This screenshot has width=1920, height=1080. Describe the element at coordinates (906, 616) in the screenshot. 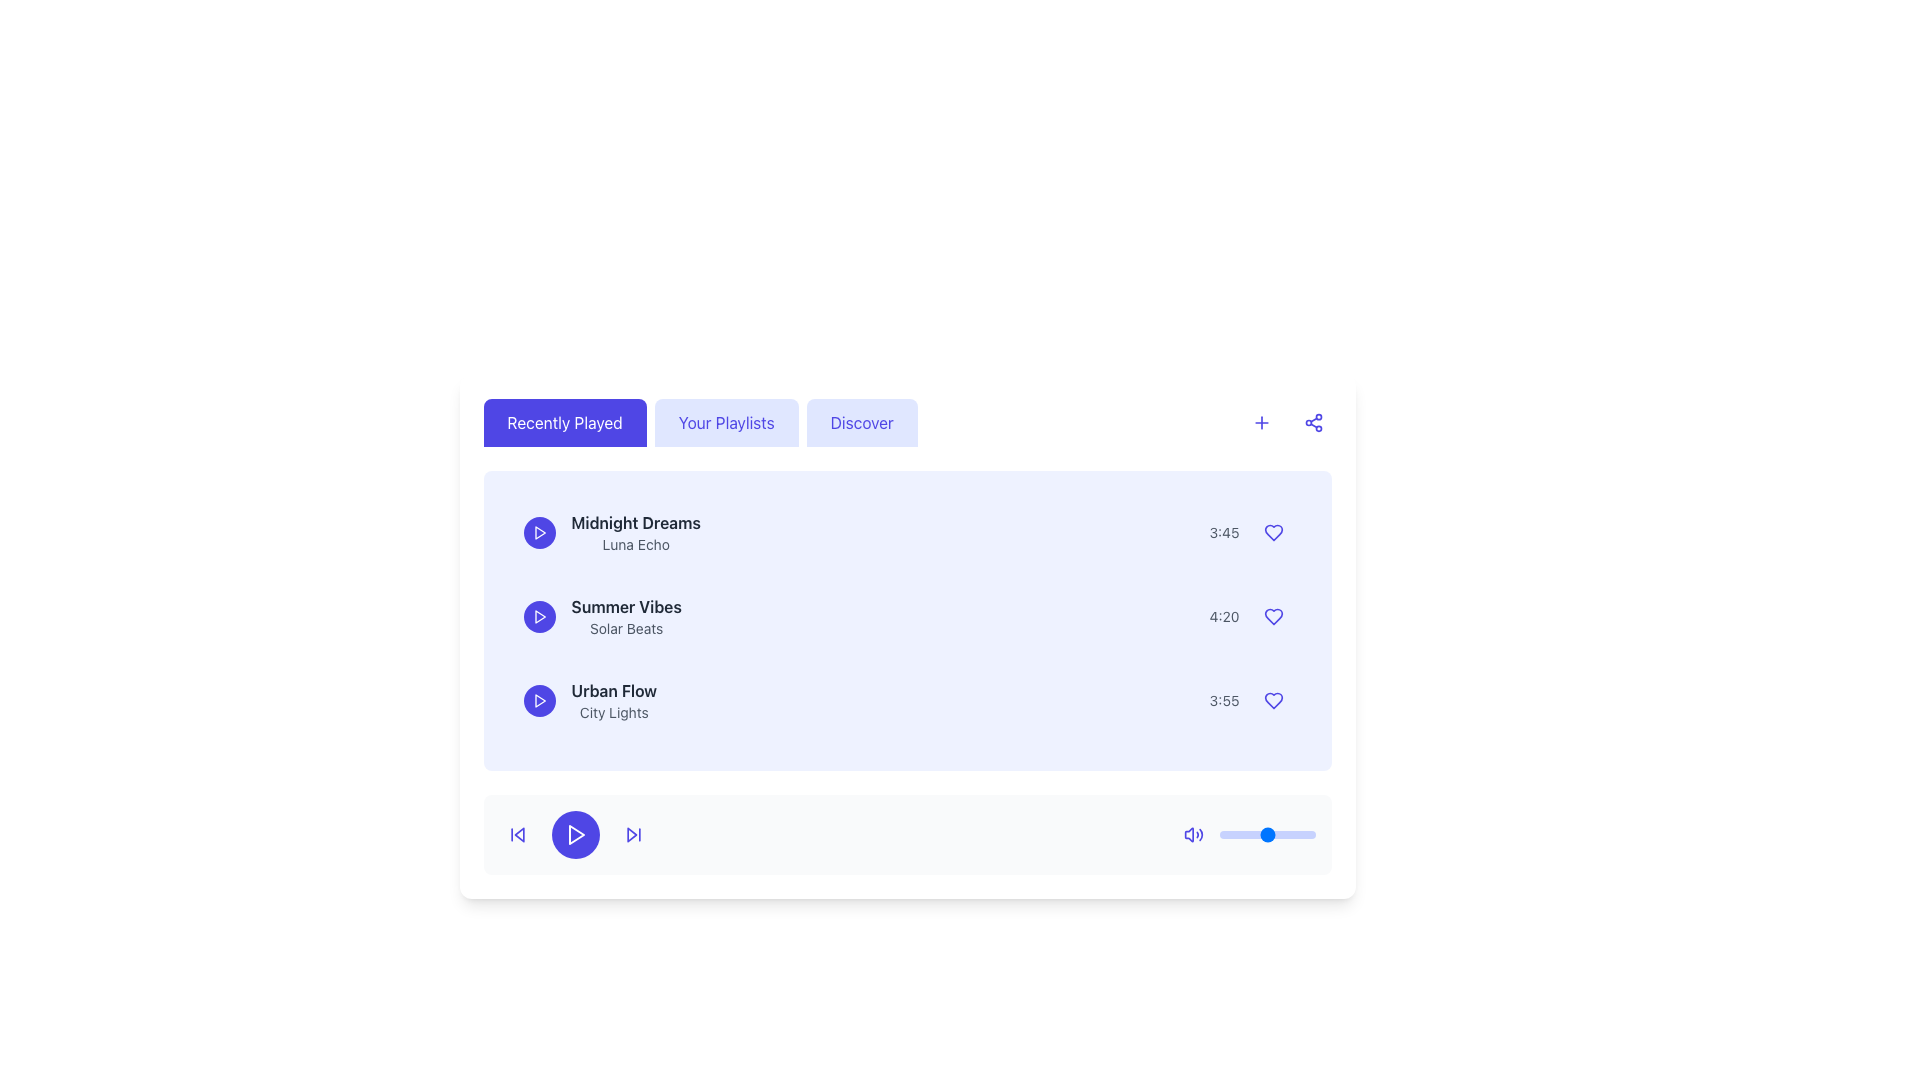

I see `the play button on the second song entry in the music application` at that location.